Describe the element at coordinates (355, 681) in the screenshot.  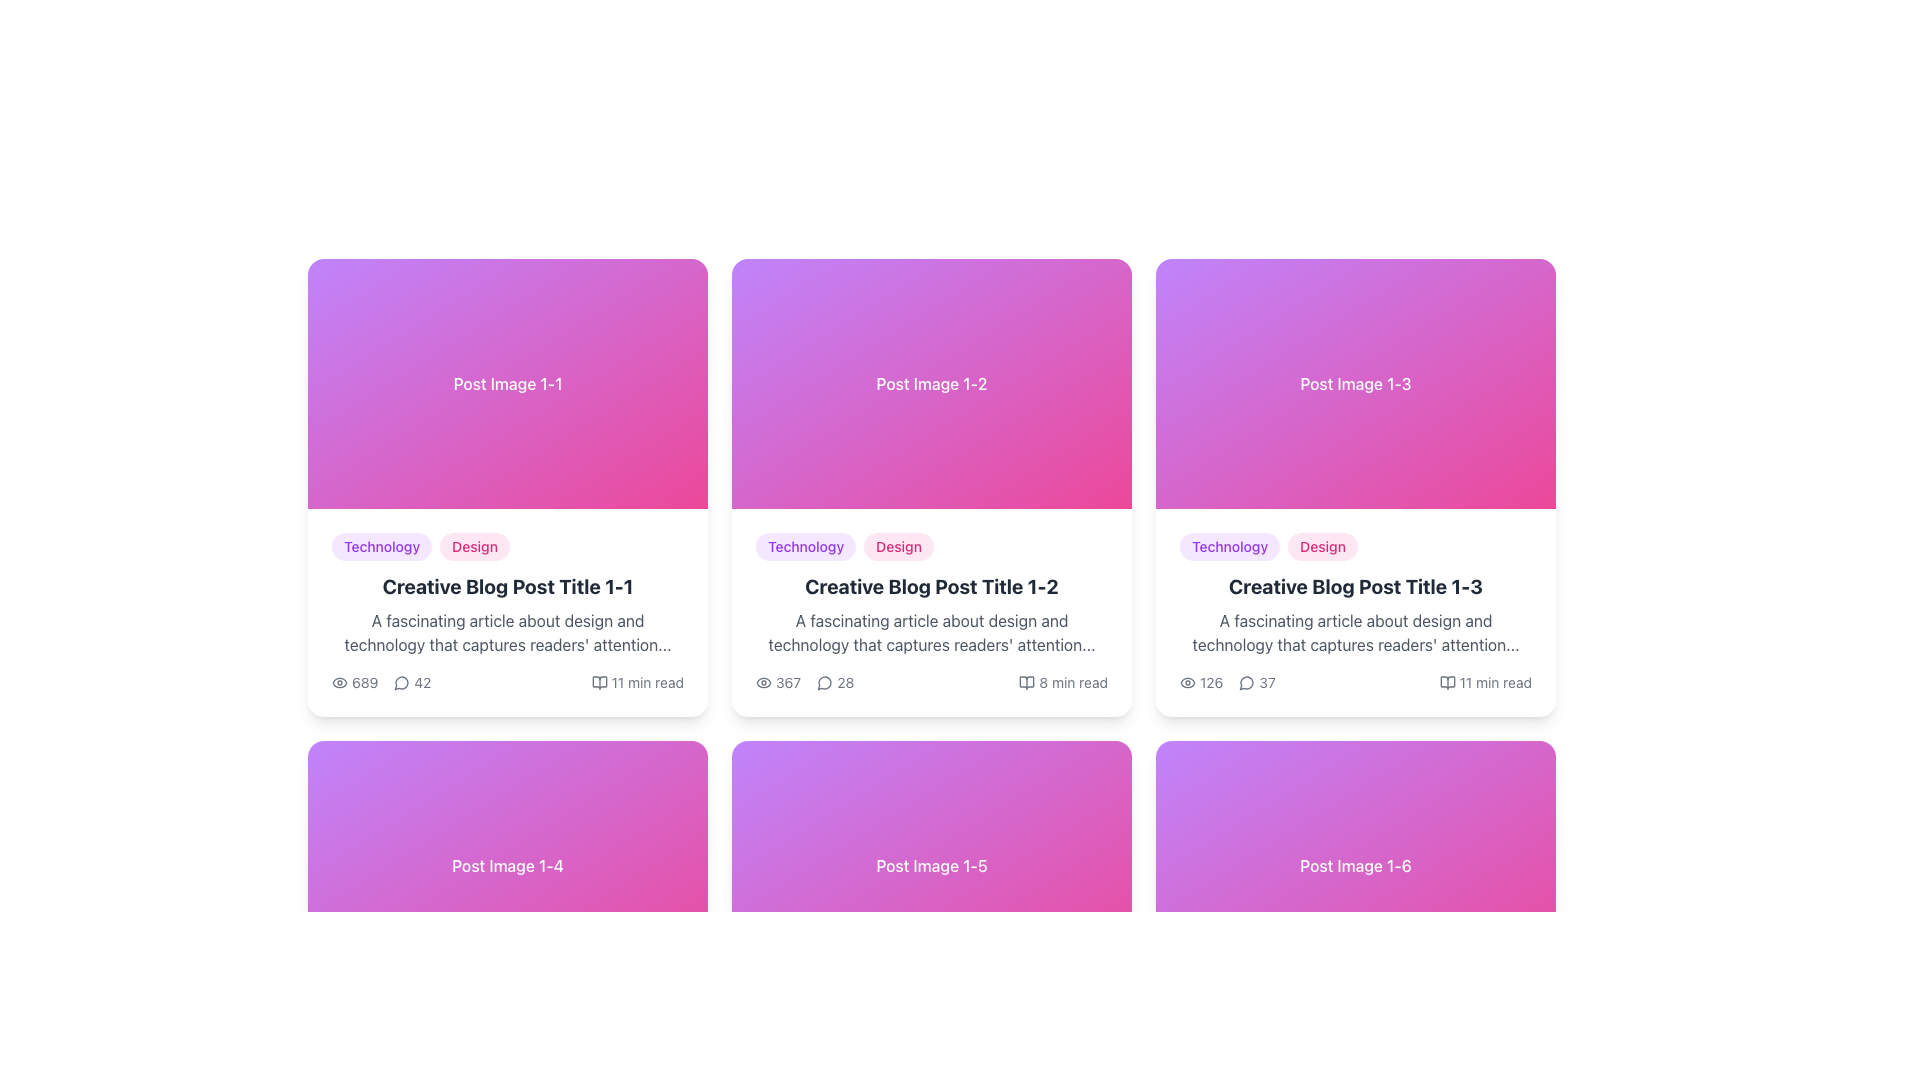
I see `the text element displaying view count, located beneath the descriptive text and tags, adjacent to the '42' element` at that location.